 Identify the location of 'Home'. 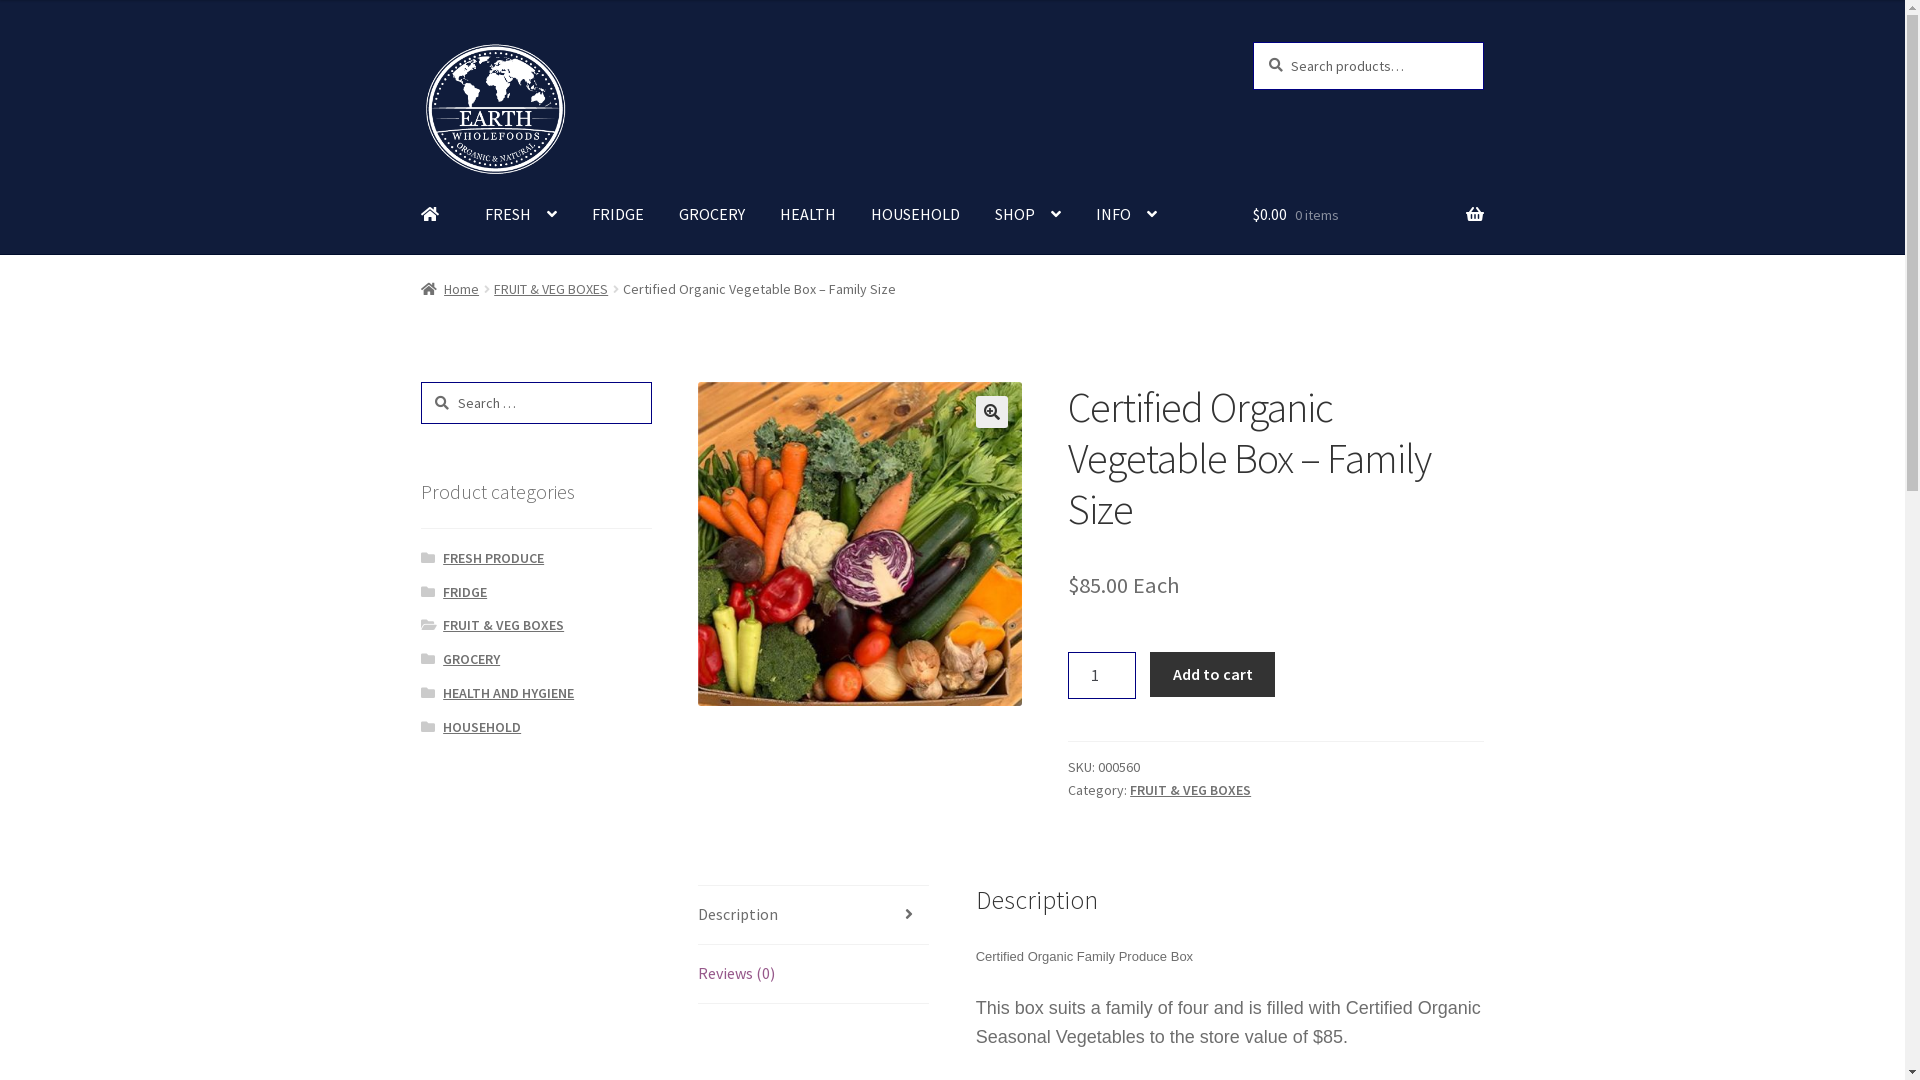
(449, 289).